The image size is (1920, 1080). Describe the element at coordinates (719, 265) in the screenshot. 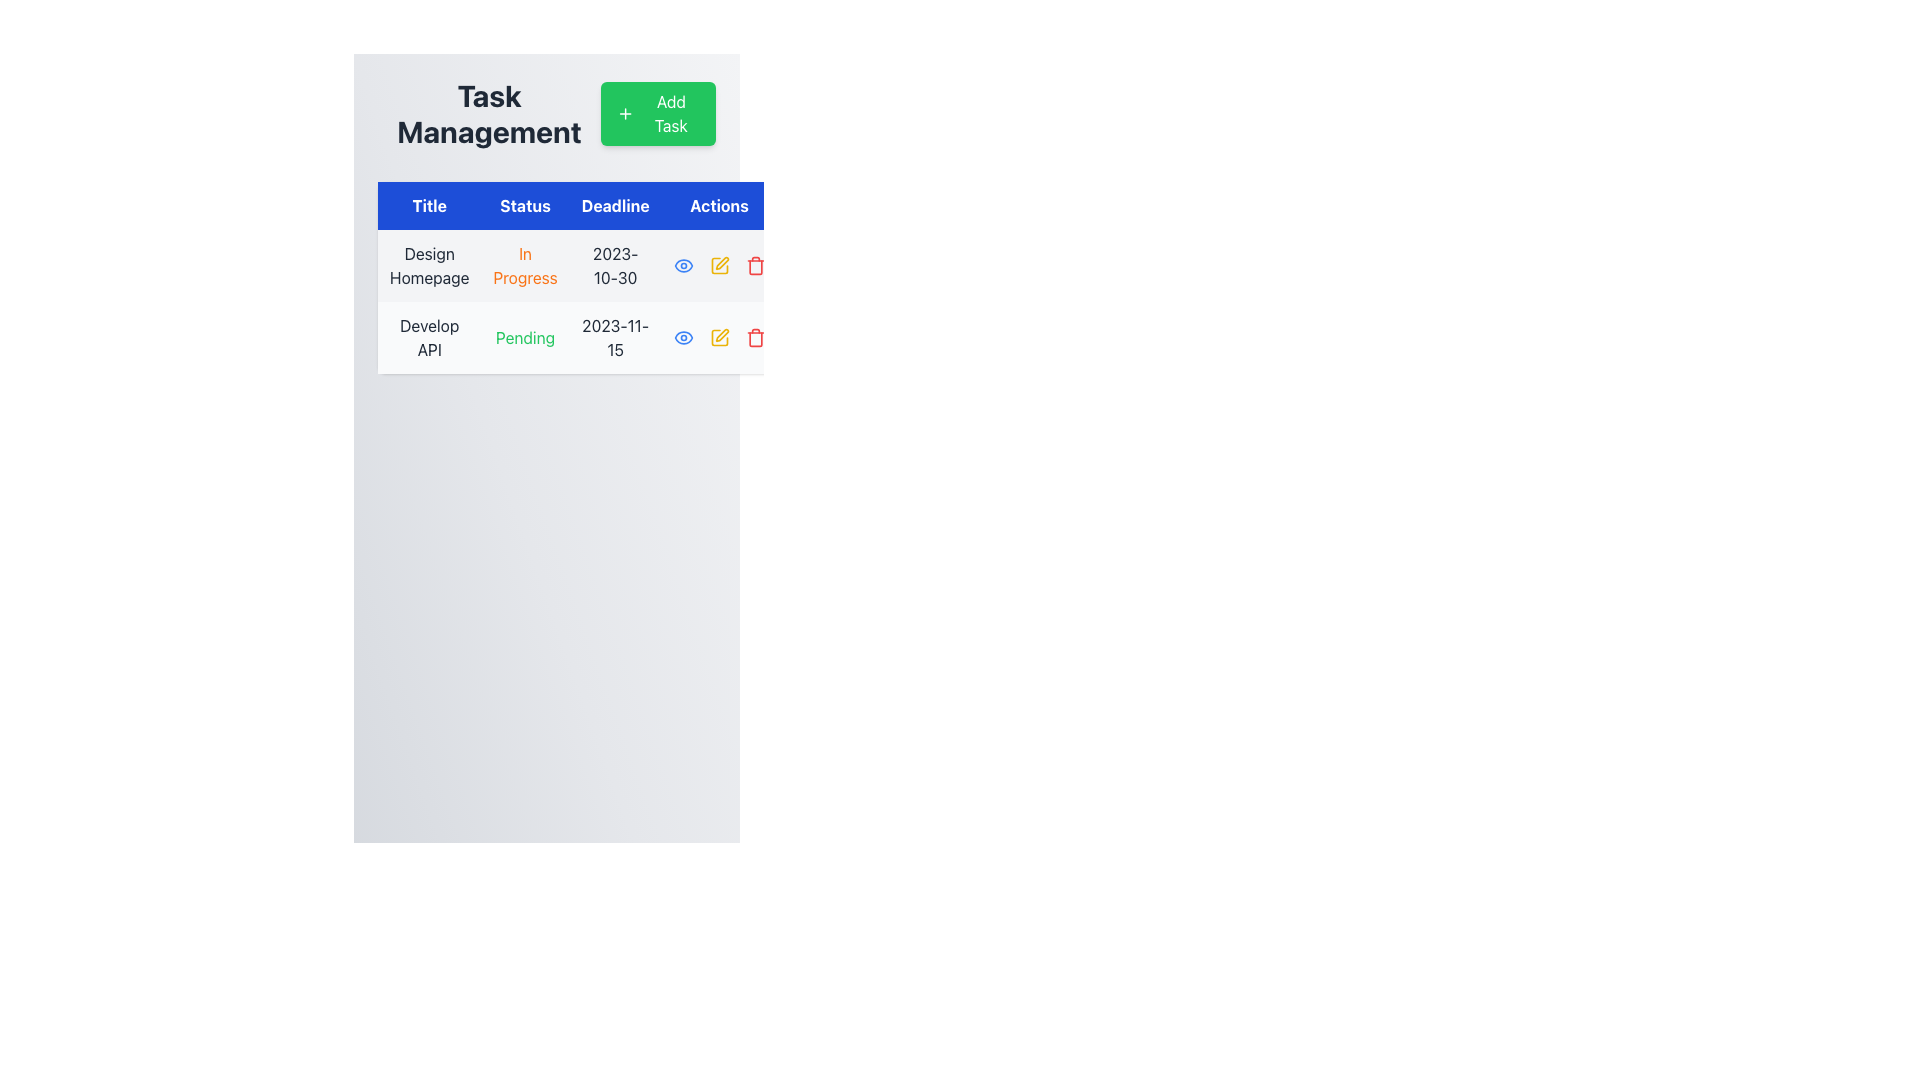

I see `the edit action icon, which is a square with rounded edges and a pen-like shape located in the 'Actions' column of the second row, second from the left` at that location.